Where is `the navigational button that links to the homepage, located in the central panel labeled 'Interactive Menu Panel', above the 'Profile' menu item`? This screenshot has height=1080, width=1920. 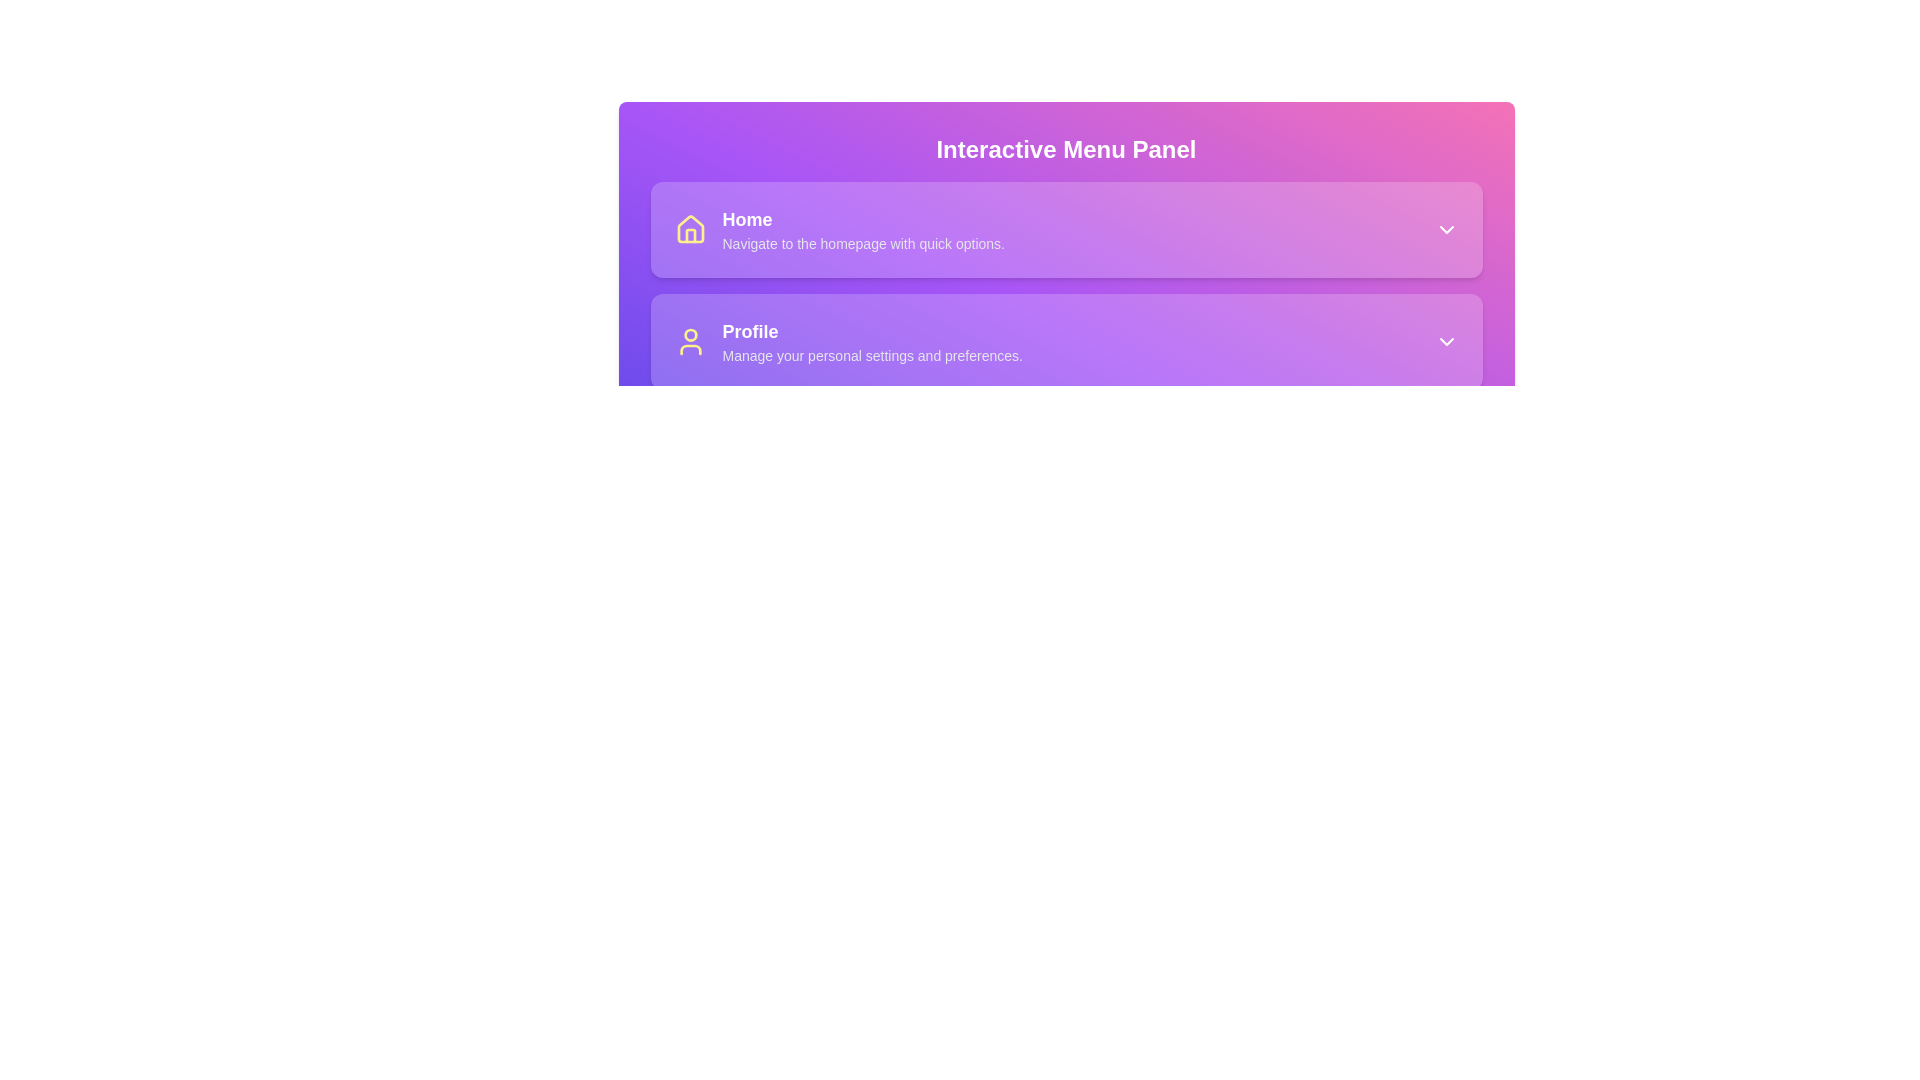 the navigational button that links to the homepage, located in the central panel labeled 'Interactive Menu Panel', above the 'Profile' menu item is located at coordinates (1065, 229).